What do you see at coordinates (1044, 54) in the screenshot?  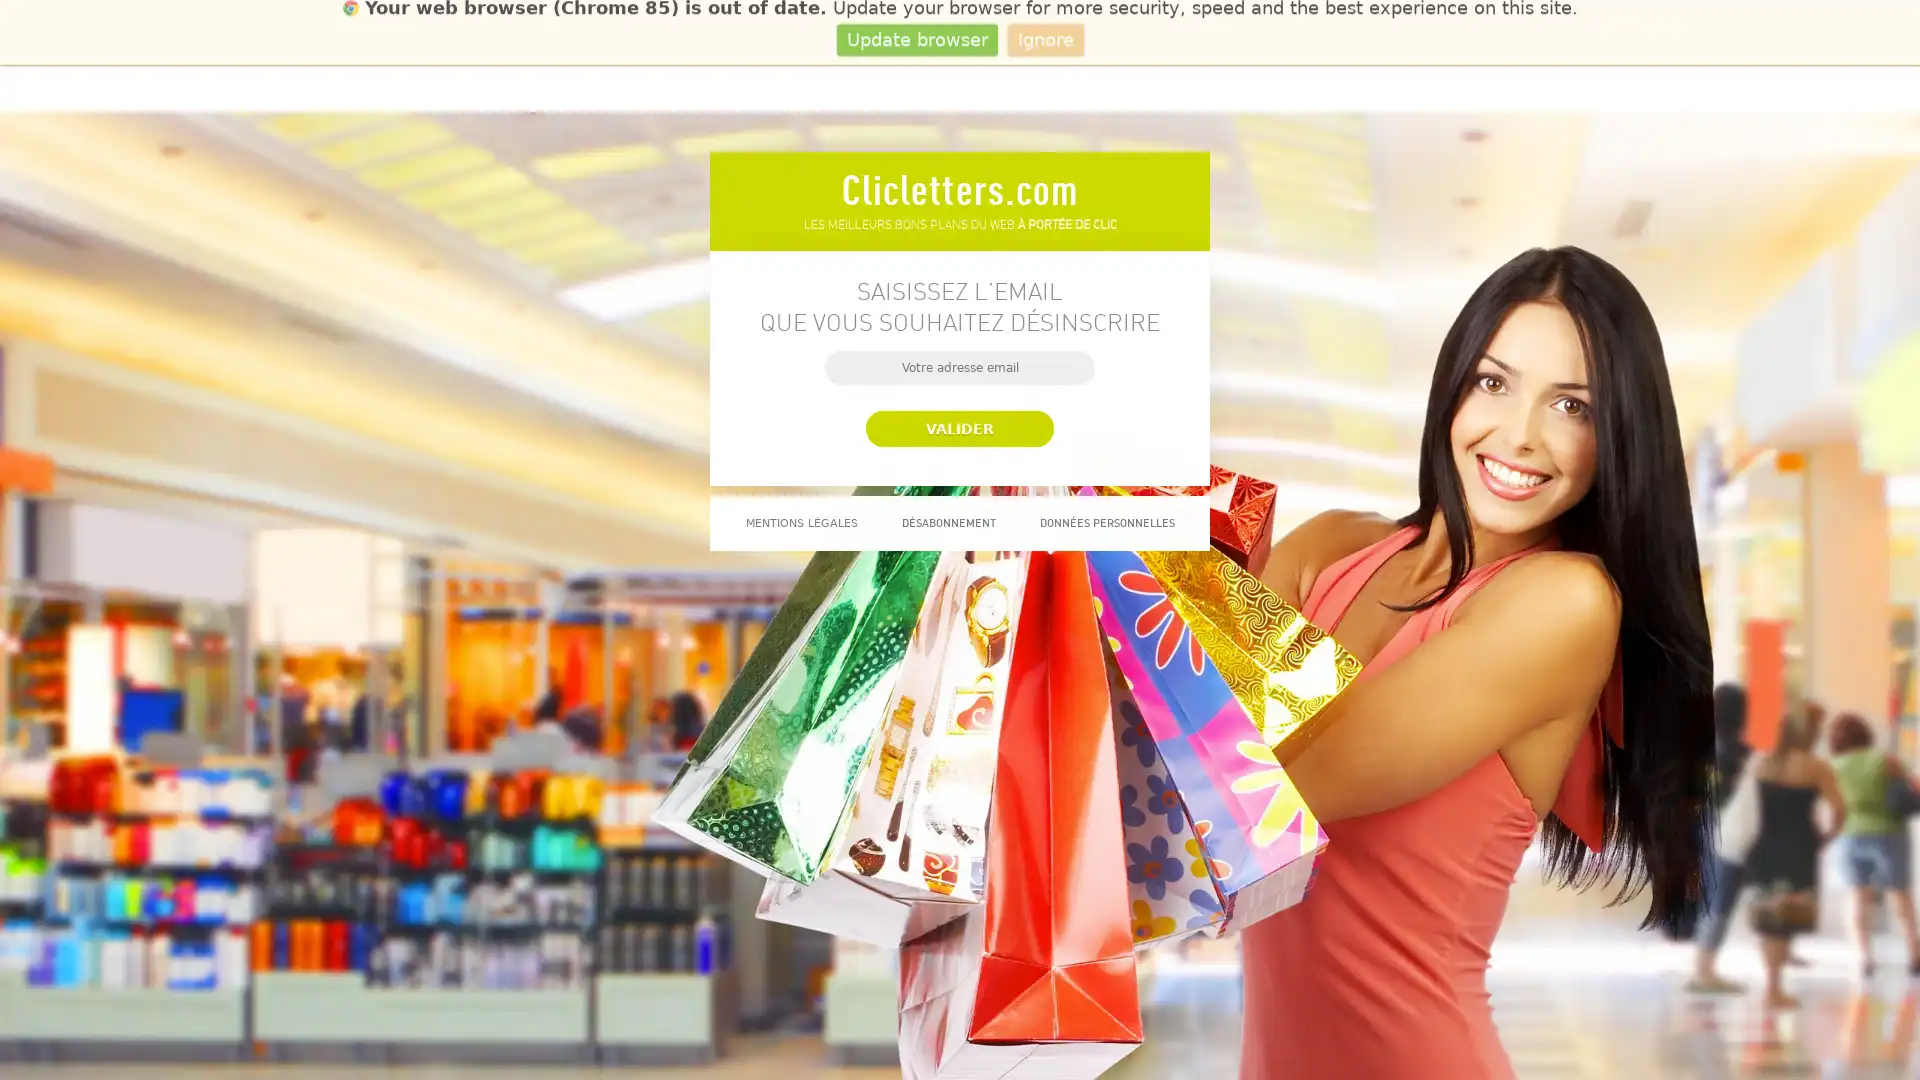 I see `Ignore` at bounding box center [1044, 54].